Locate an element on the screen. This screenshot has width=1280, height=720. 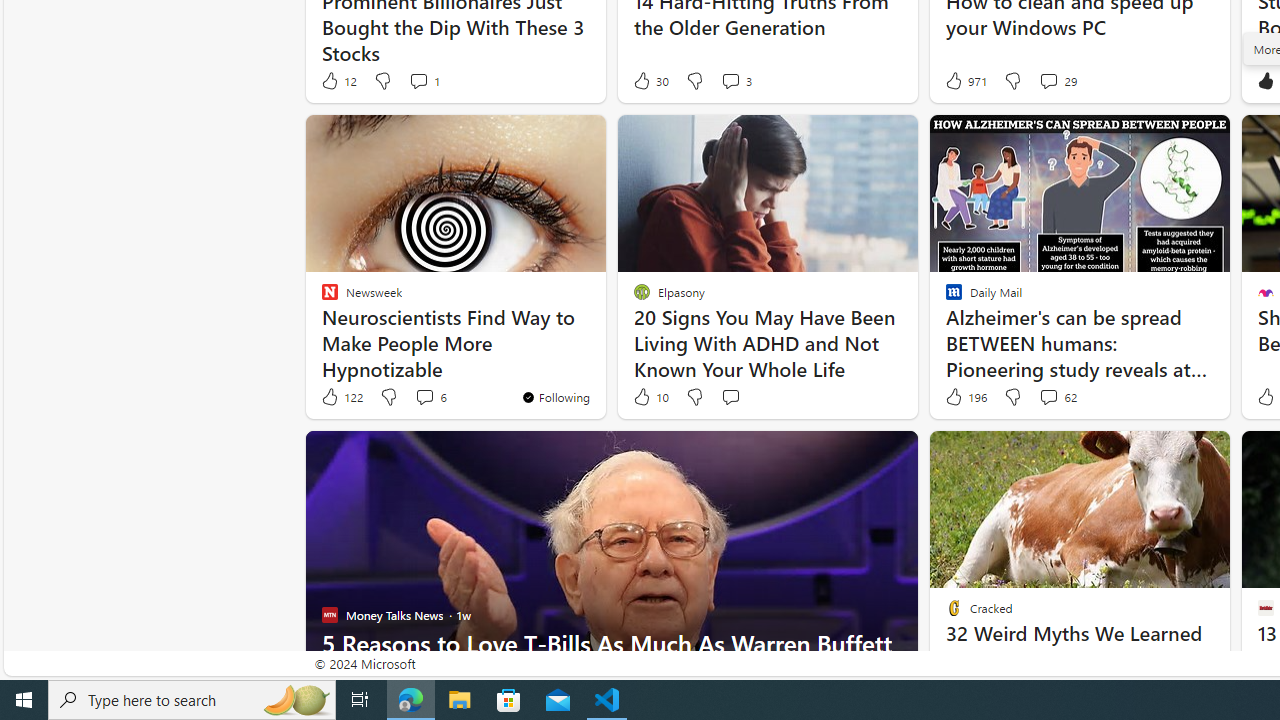
'12 Like' is located at coordinates (337, 80).